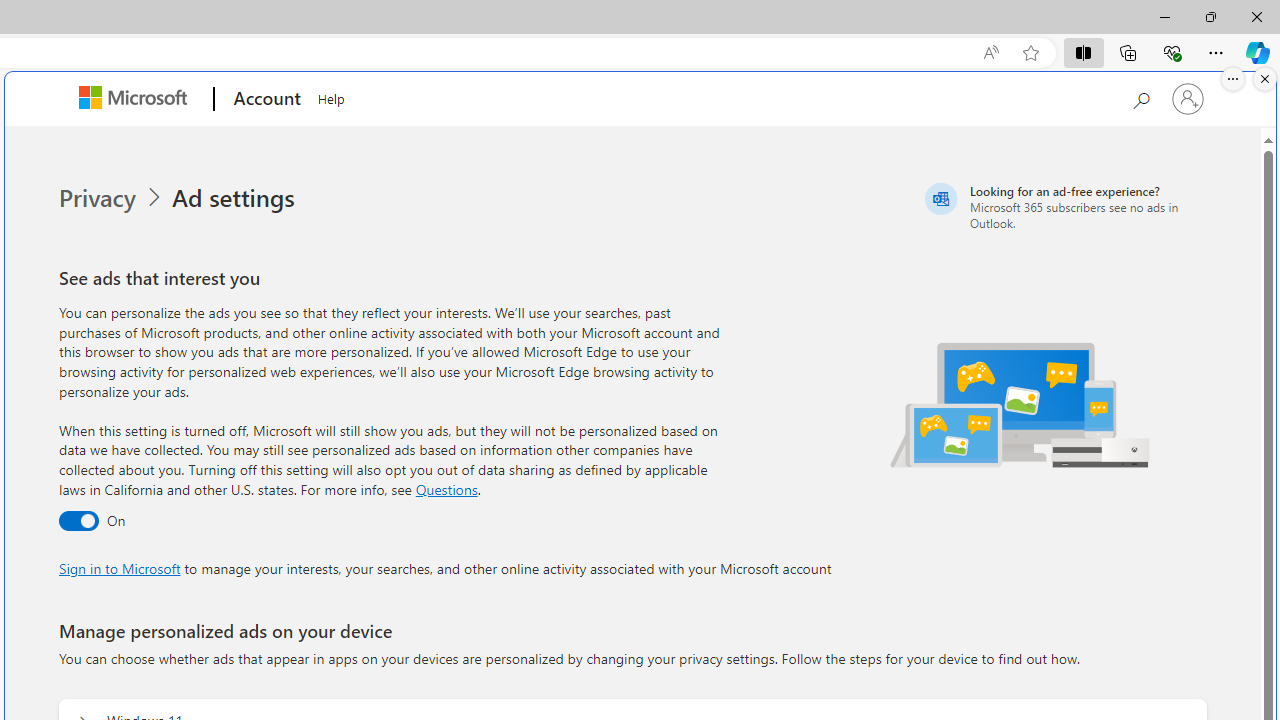 Image resolution: width=1280 pixels, height=720 pixels. I want to click on 'Search Microsoft.com', so click(1140, 97).